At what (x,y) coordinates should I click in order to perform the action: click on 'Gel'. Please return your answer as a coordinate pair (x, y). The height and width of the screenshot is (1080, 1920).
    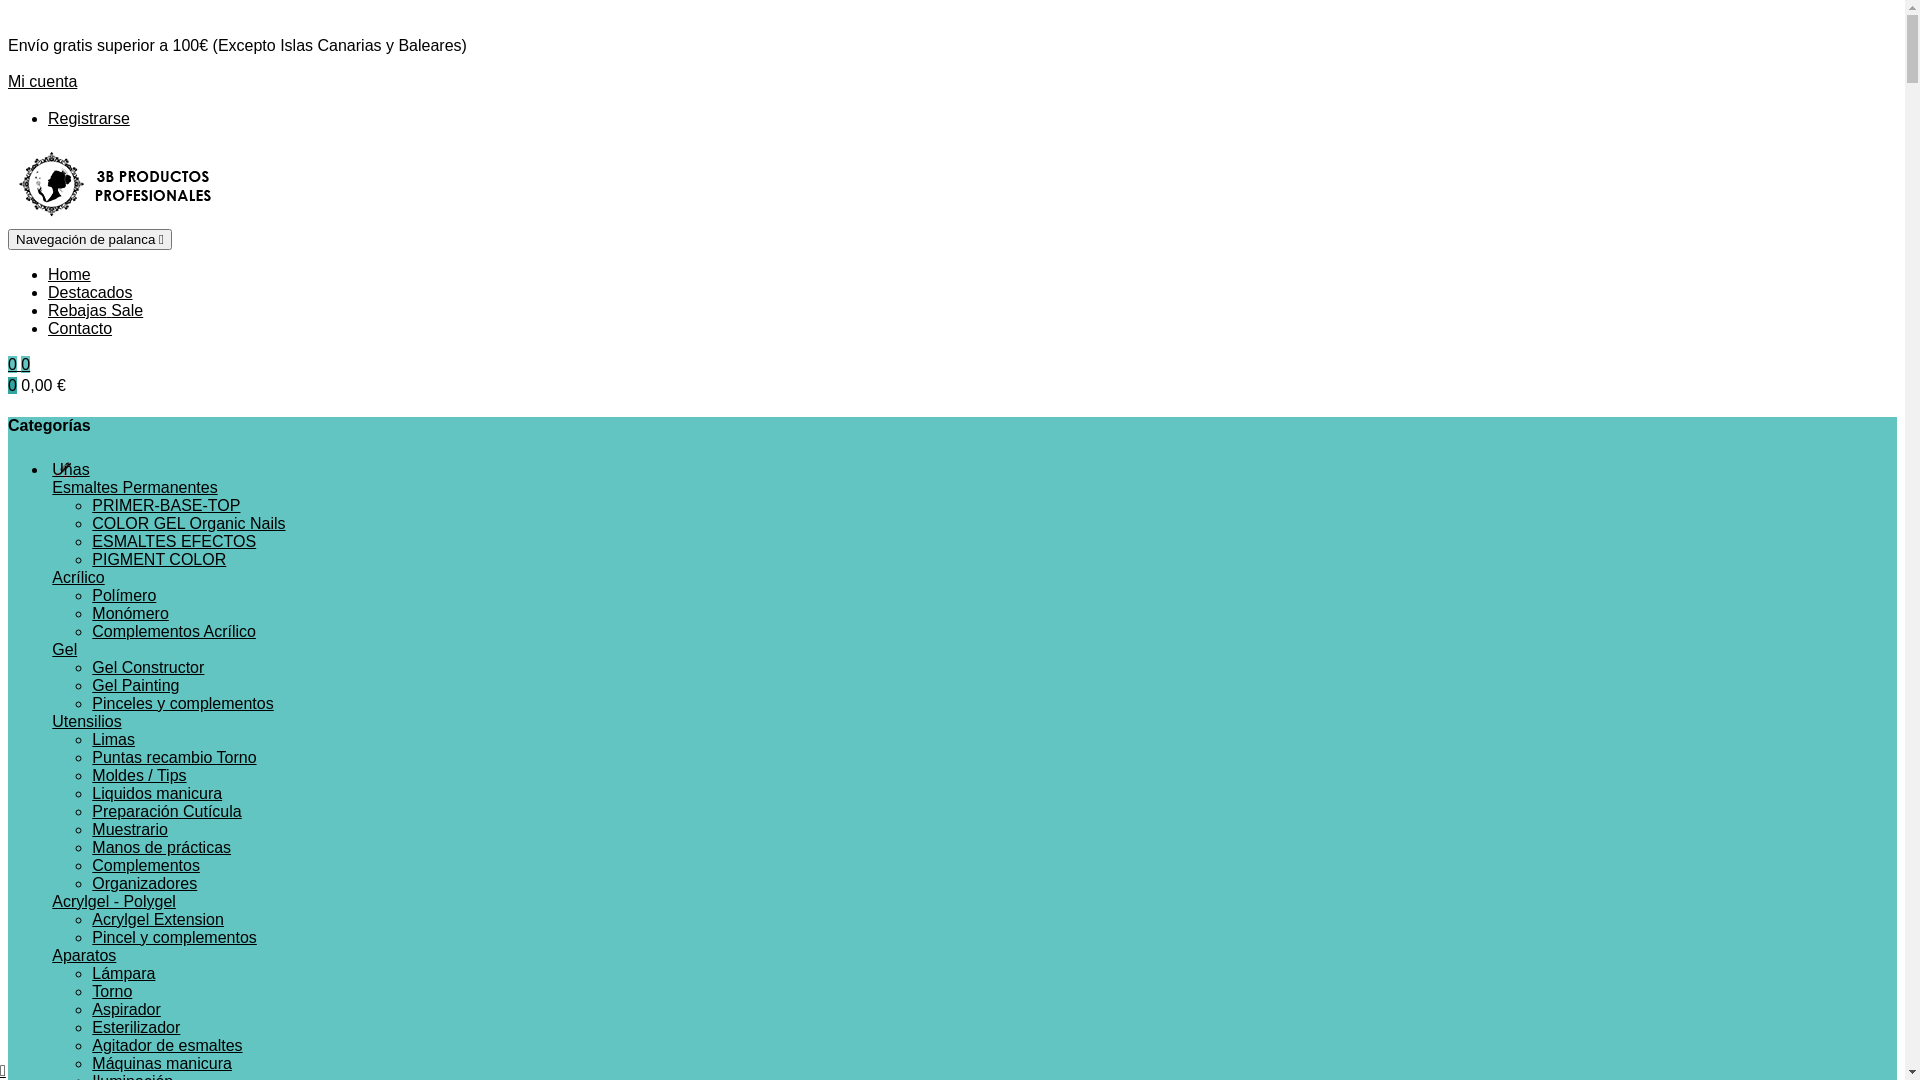
    Looking at the image, I should click on (64, 649).